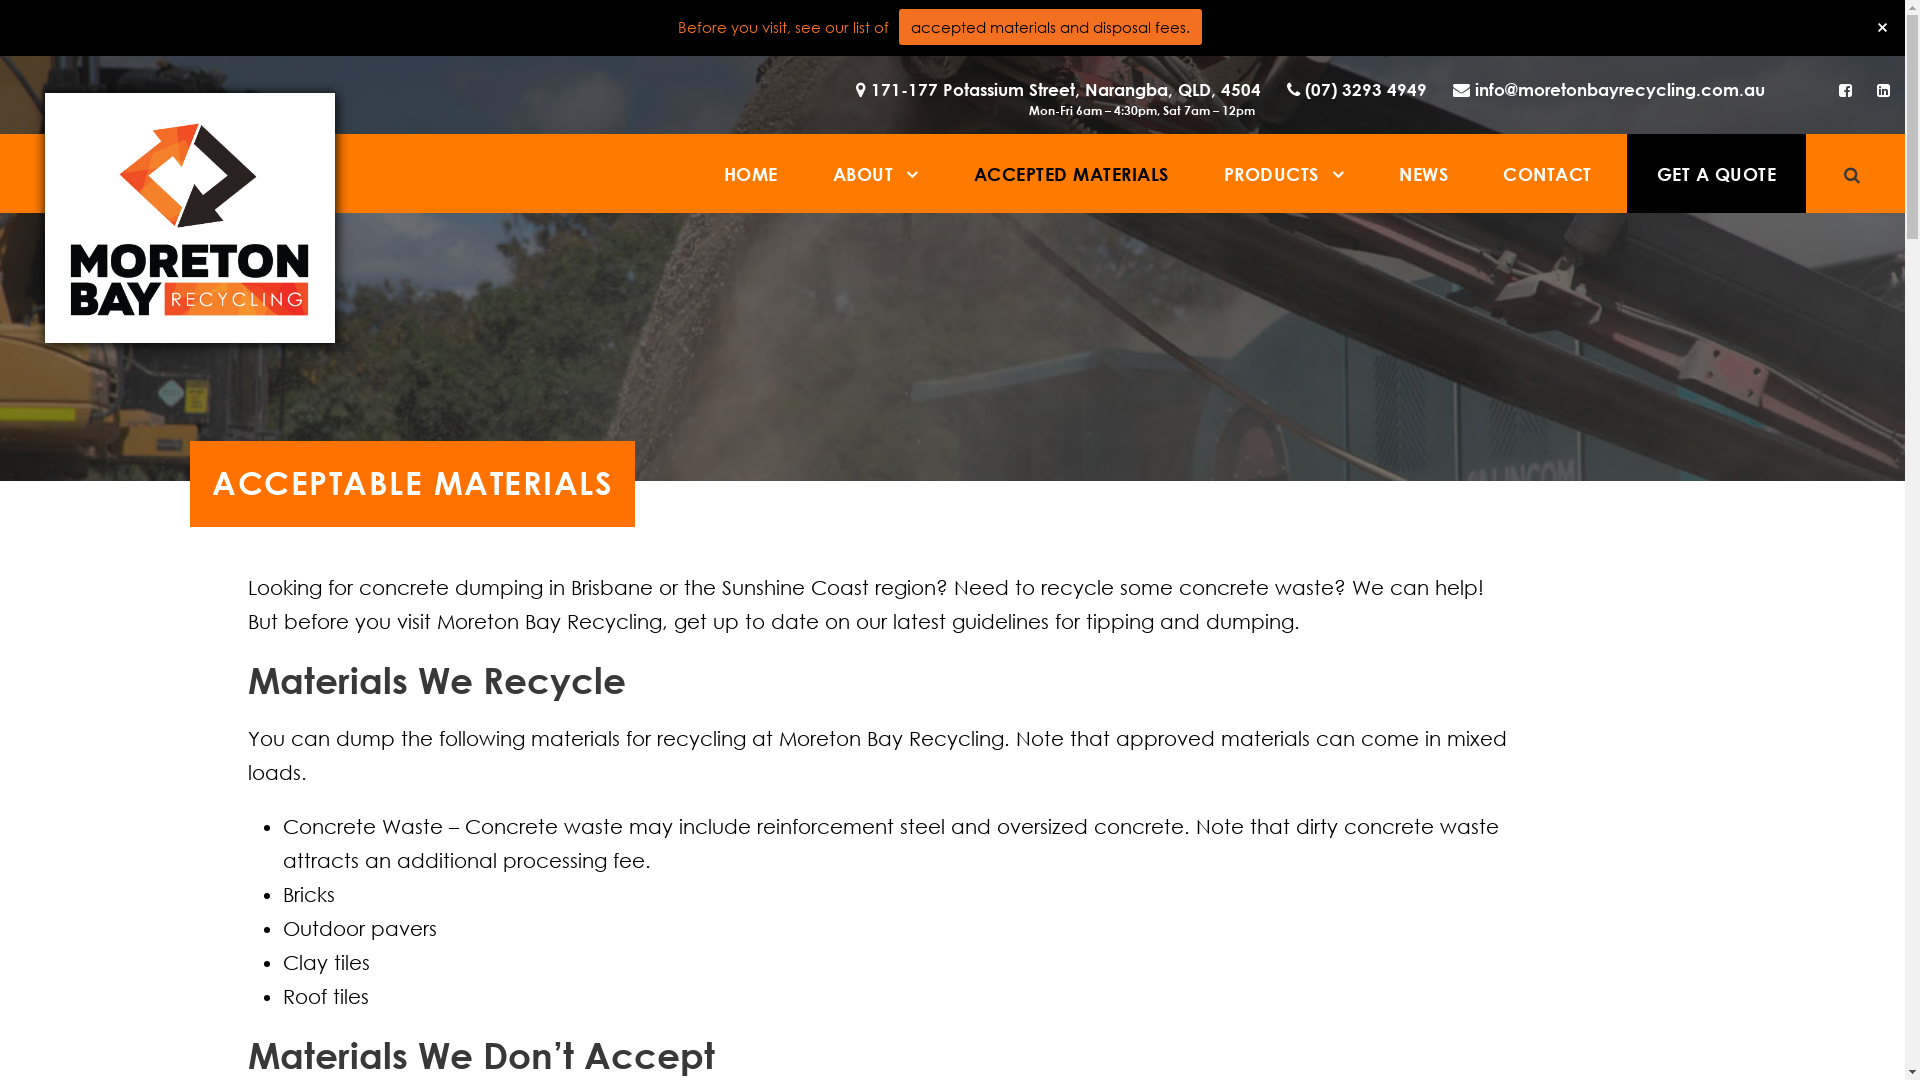 The width and height of the screenshot is (1920, 1080). Describe the element at coordinates (1275, 99) in the screenshot. I see `'(07) 3293 4949'` at that location.